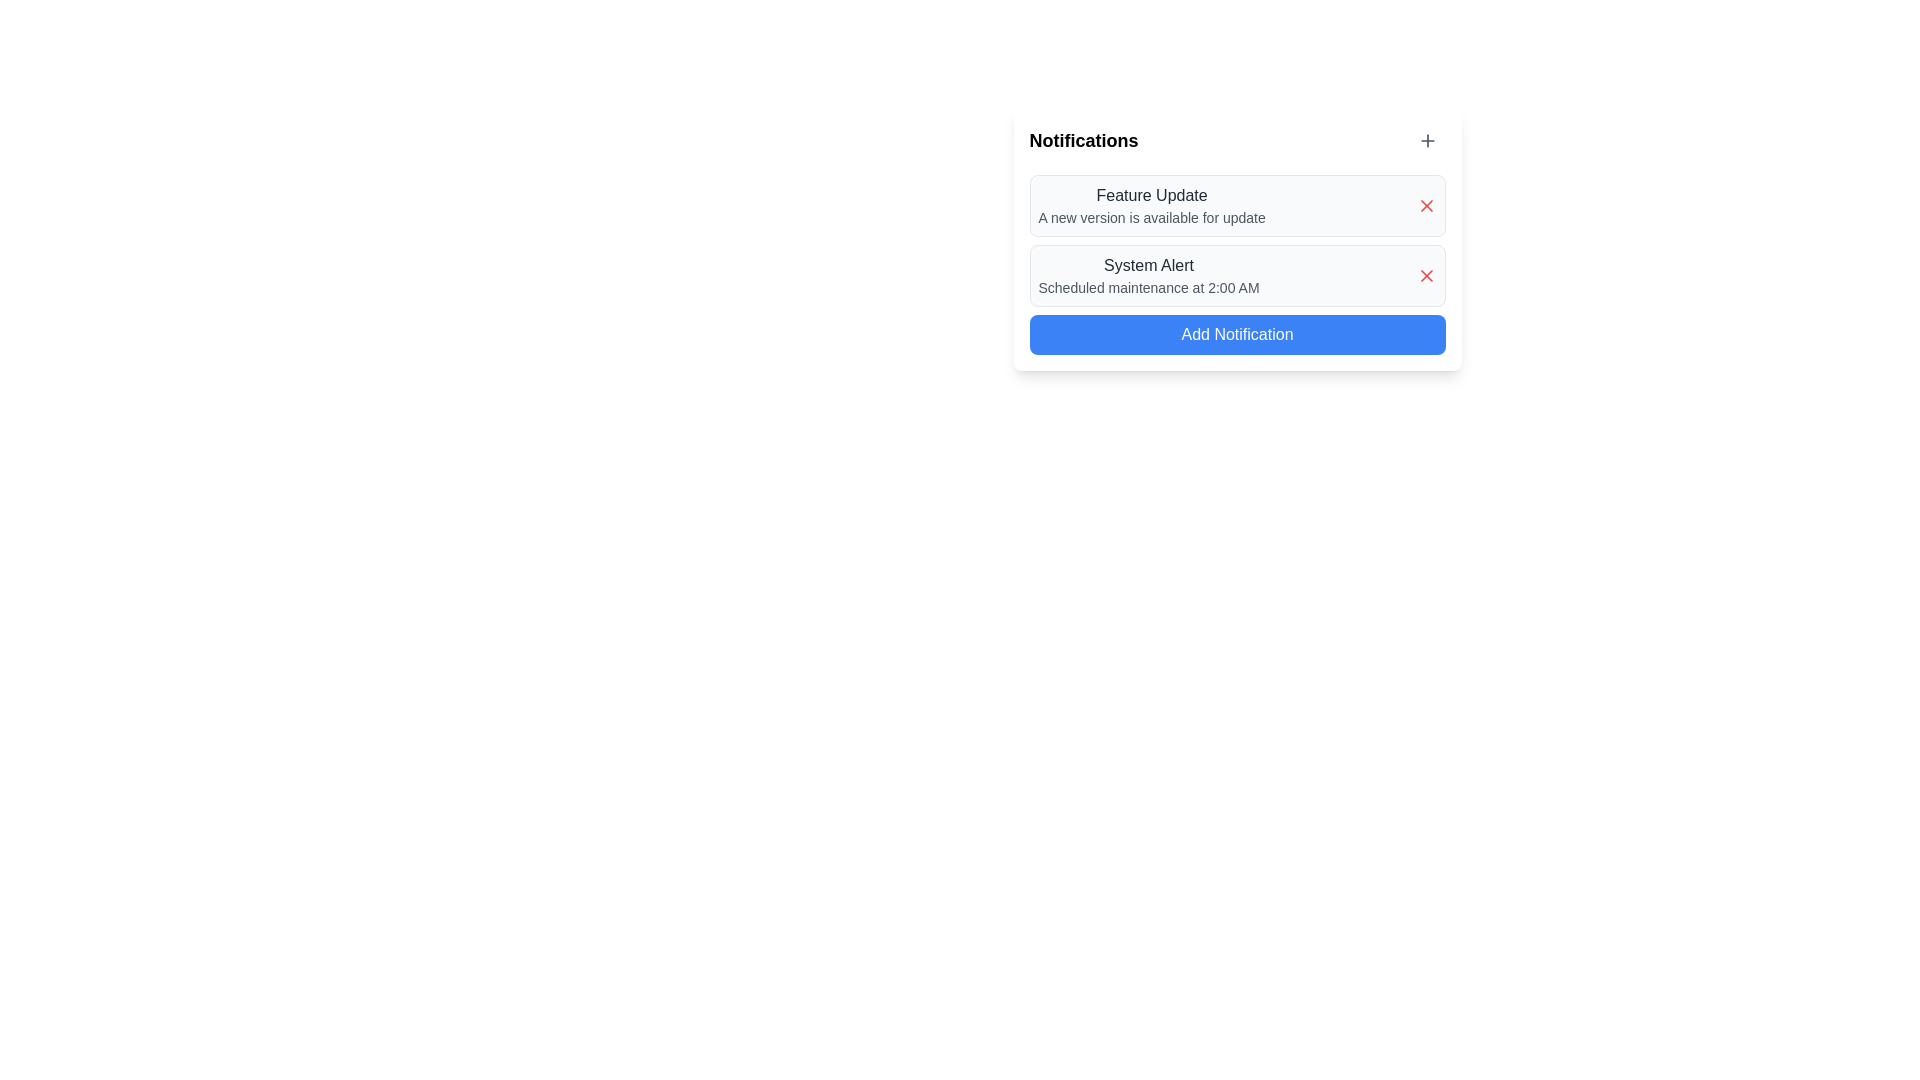 This screenshot has height=1080, width=1920. What do you see at coordinates (1152, 196) in the screenshot?
I see `the title Text Label of the first notification entry within the Notifications section, which summarizes the main subject of the notification` at bounding box center [1152, 196].